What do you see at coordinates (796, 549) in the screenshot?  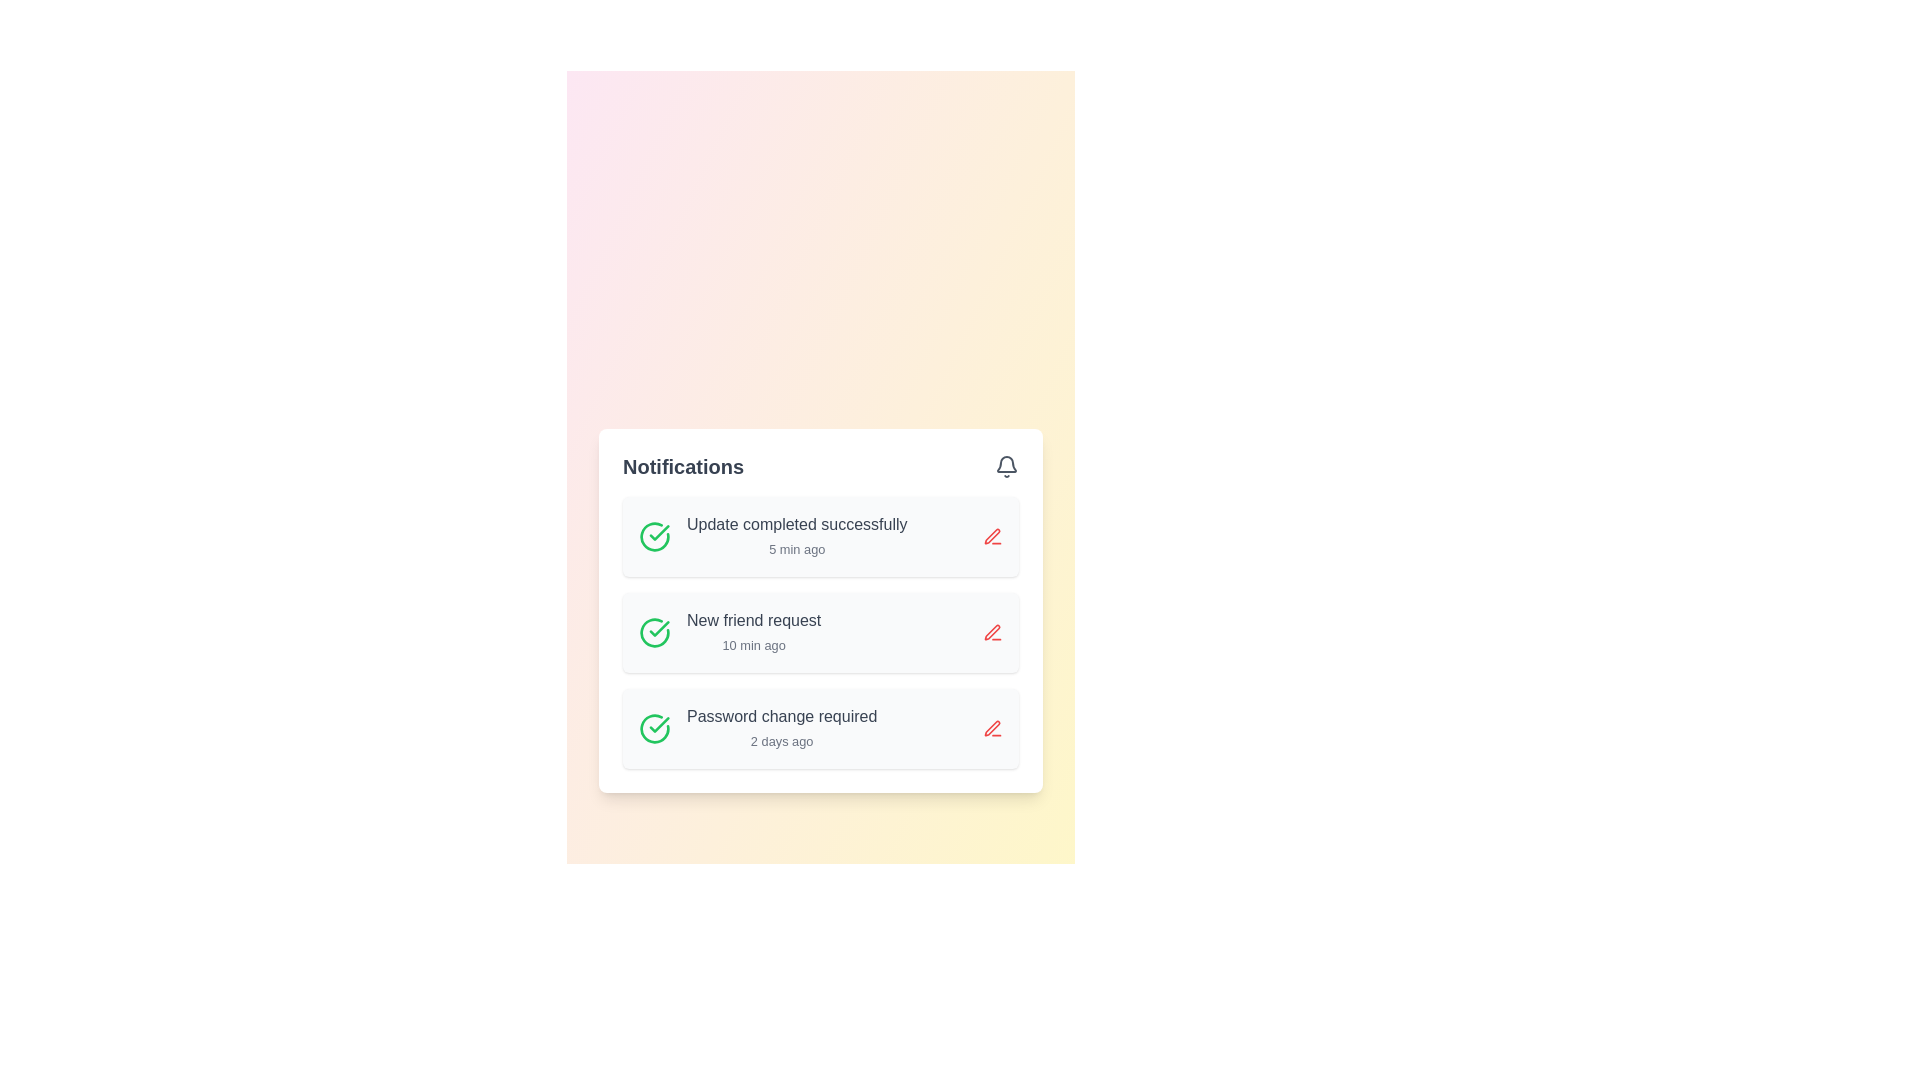 I see `time information from the timestamp text label located within the 'Update completed successfully' notification card, positioned directly beneath the main title and towards the right-hand side` at bounding box center [796, 549].